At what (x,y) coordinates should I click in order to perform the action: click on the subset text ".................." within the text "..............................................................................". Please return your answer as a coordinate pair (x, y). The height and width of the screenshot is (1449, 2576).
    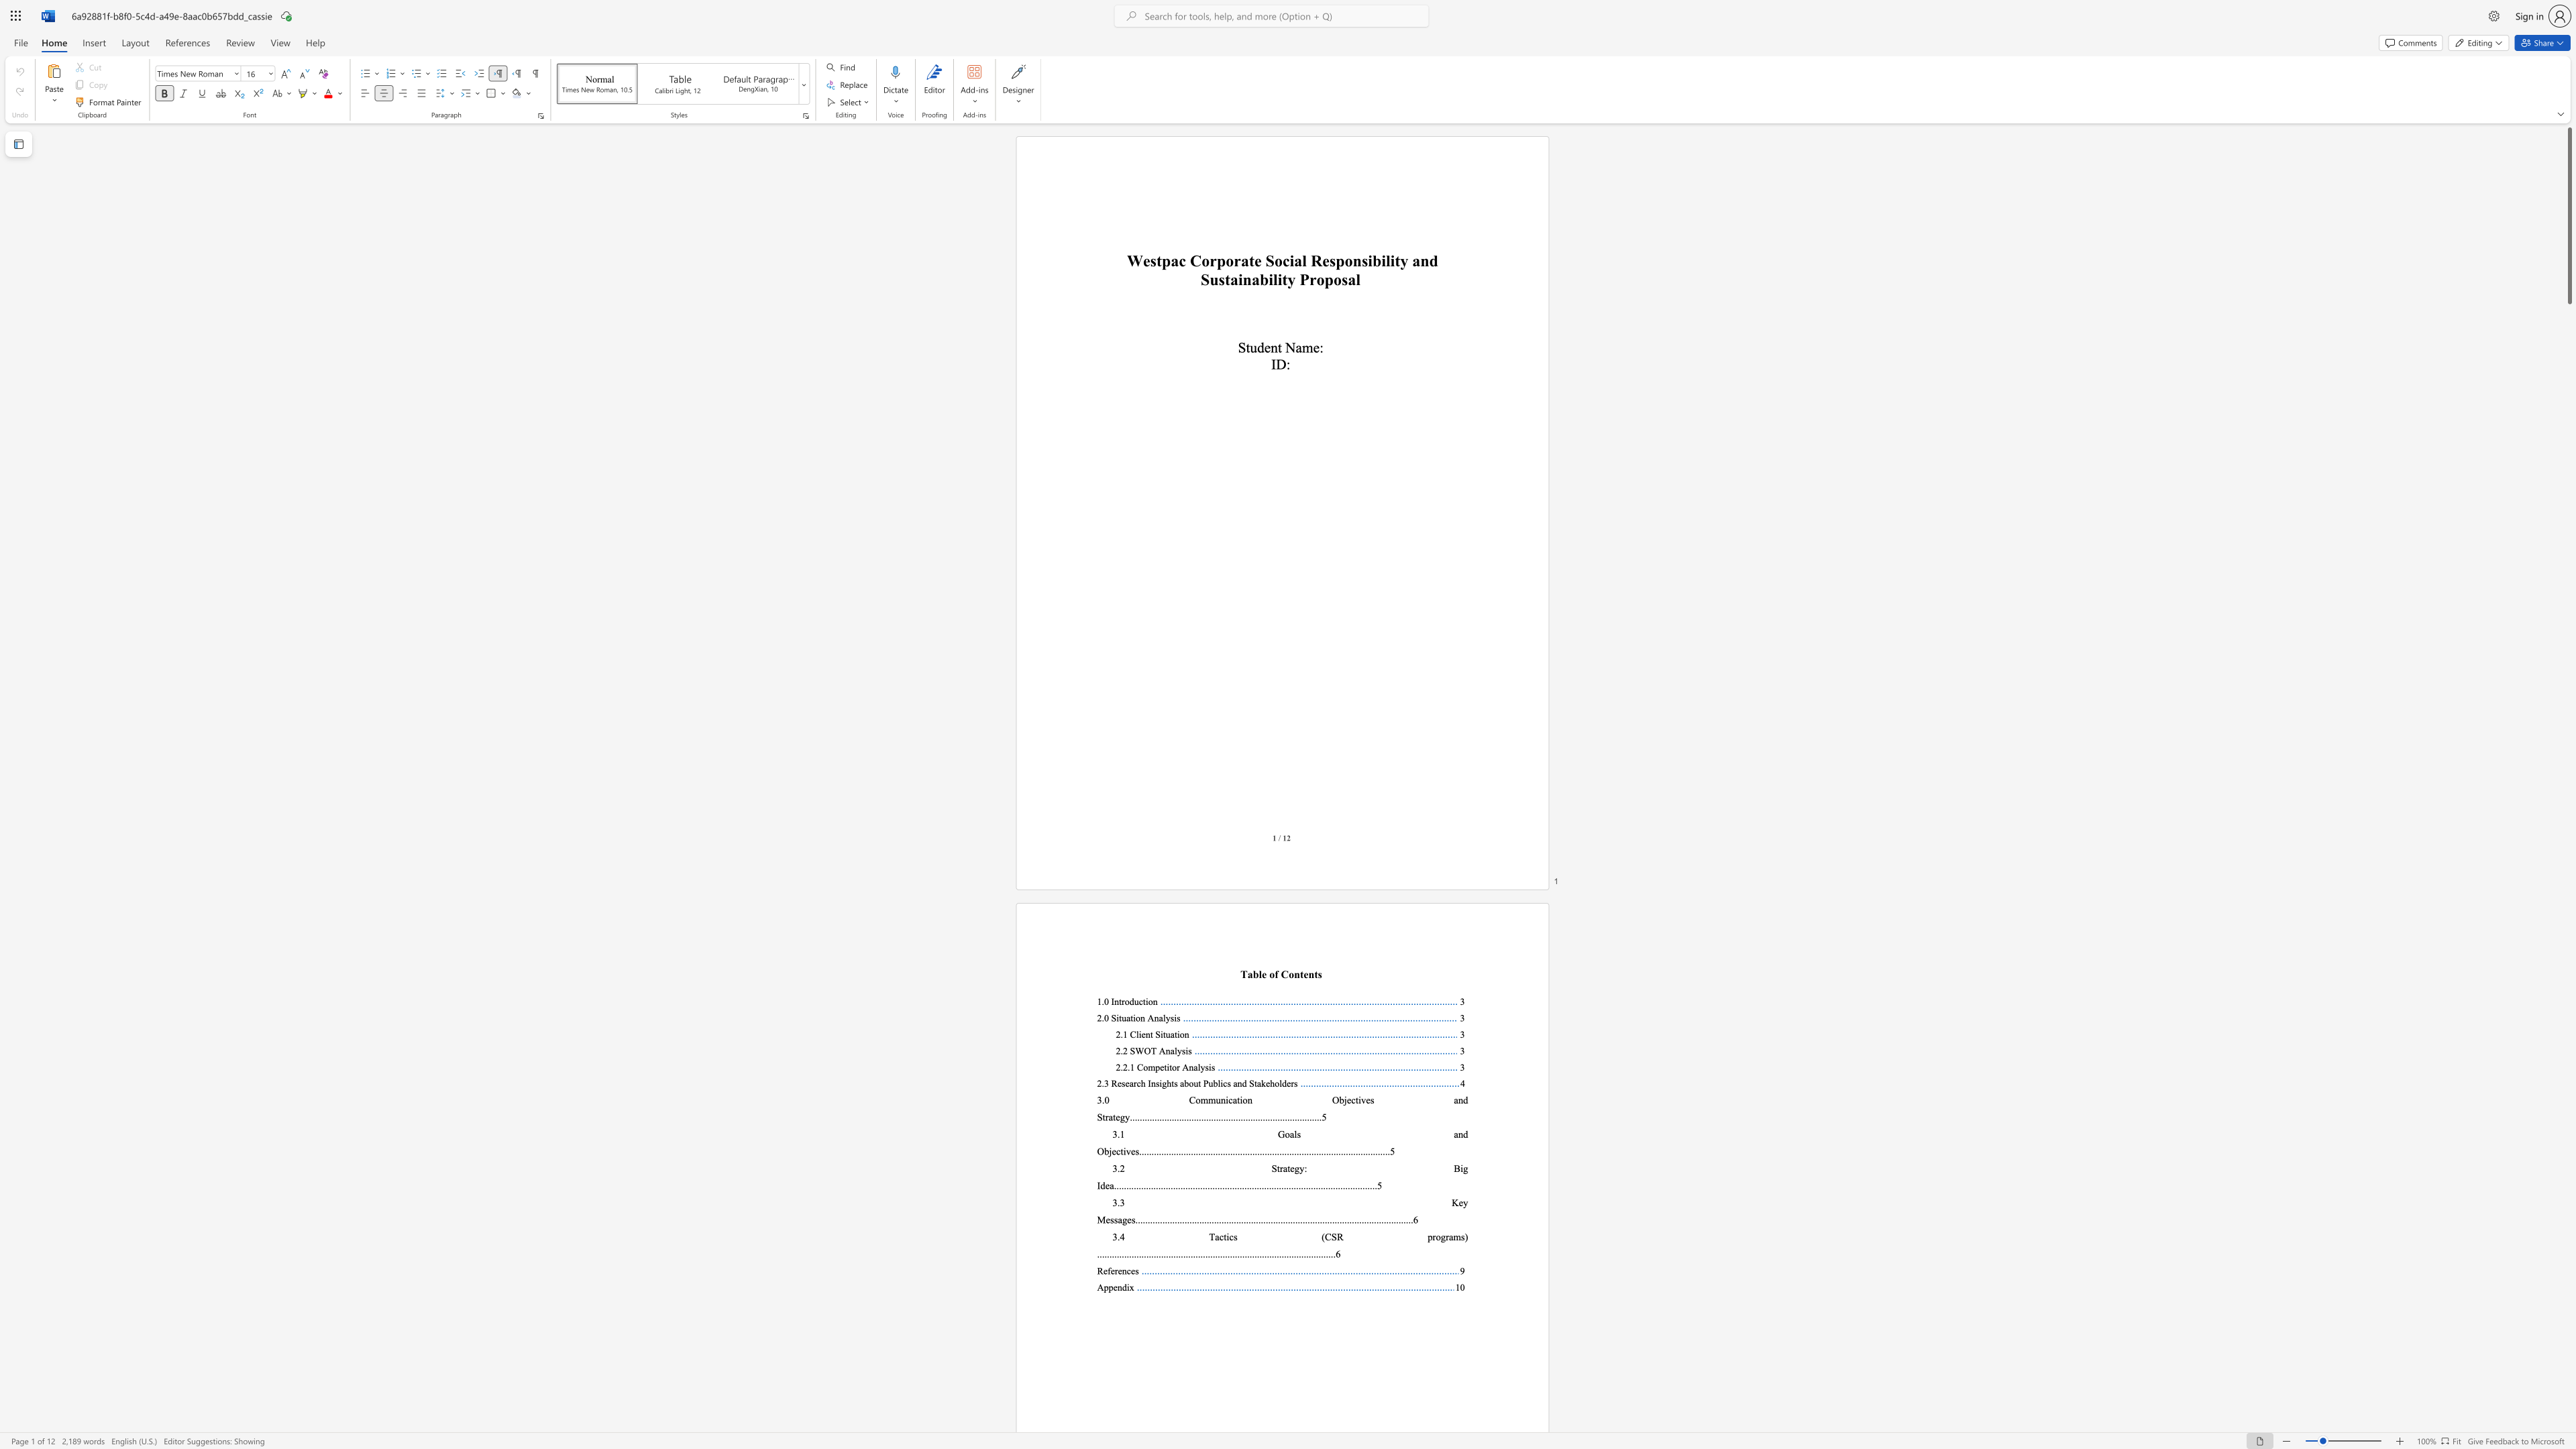
    Looking at the image, I should click on (1279, 1150).